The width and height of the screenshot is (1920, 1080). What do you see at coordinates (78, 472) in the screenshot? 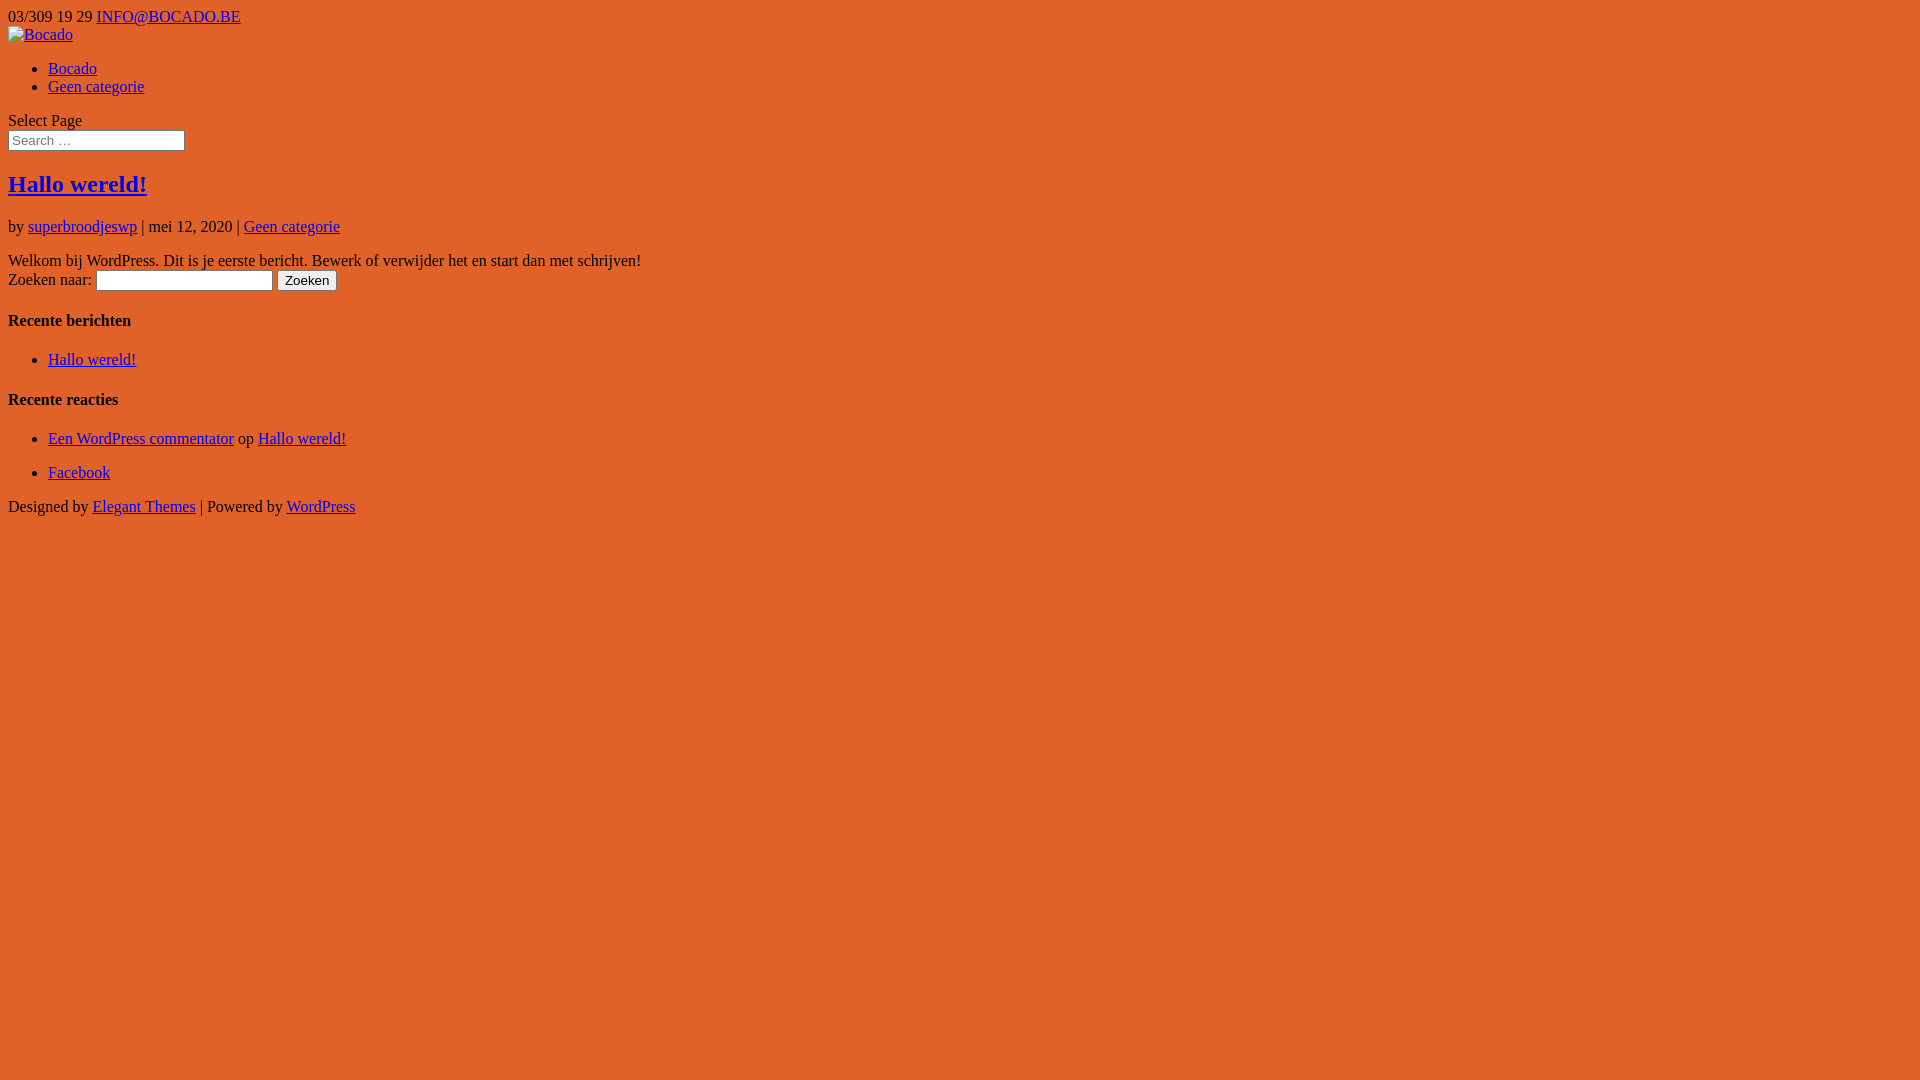
I see `'Facebook'` at bounding box center [78, 472].